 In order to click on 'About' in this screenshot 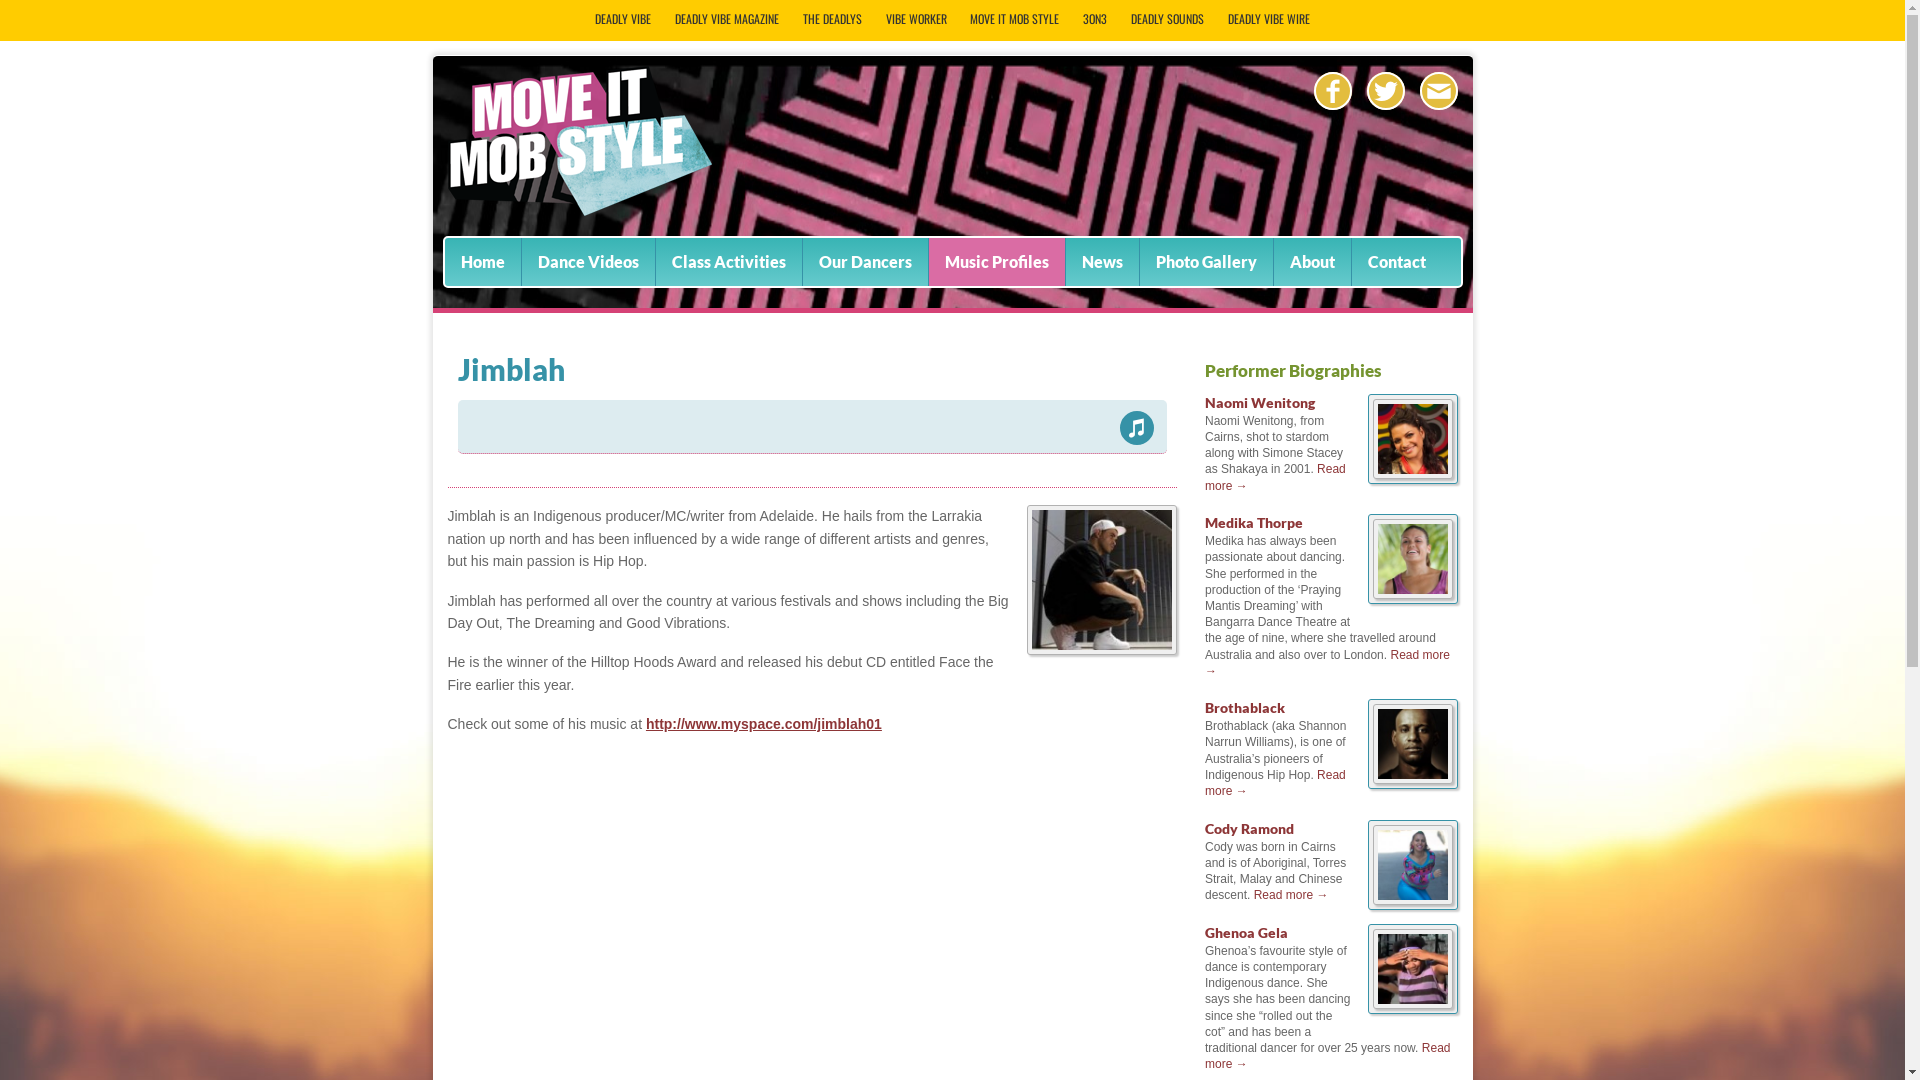, I will do `click(1312, 261)`.